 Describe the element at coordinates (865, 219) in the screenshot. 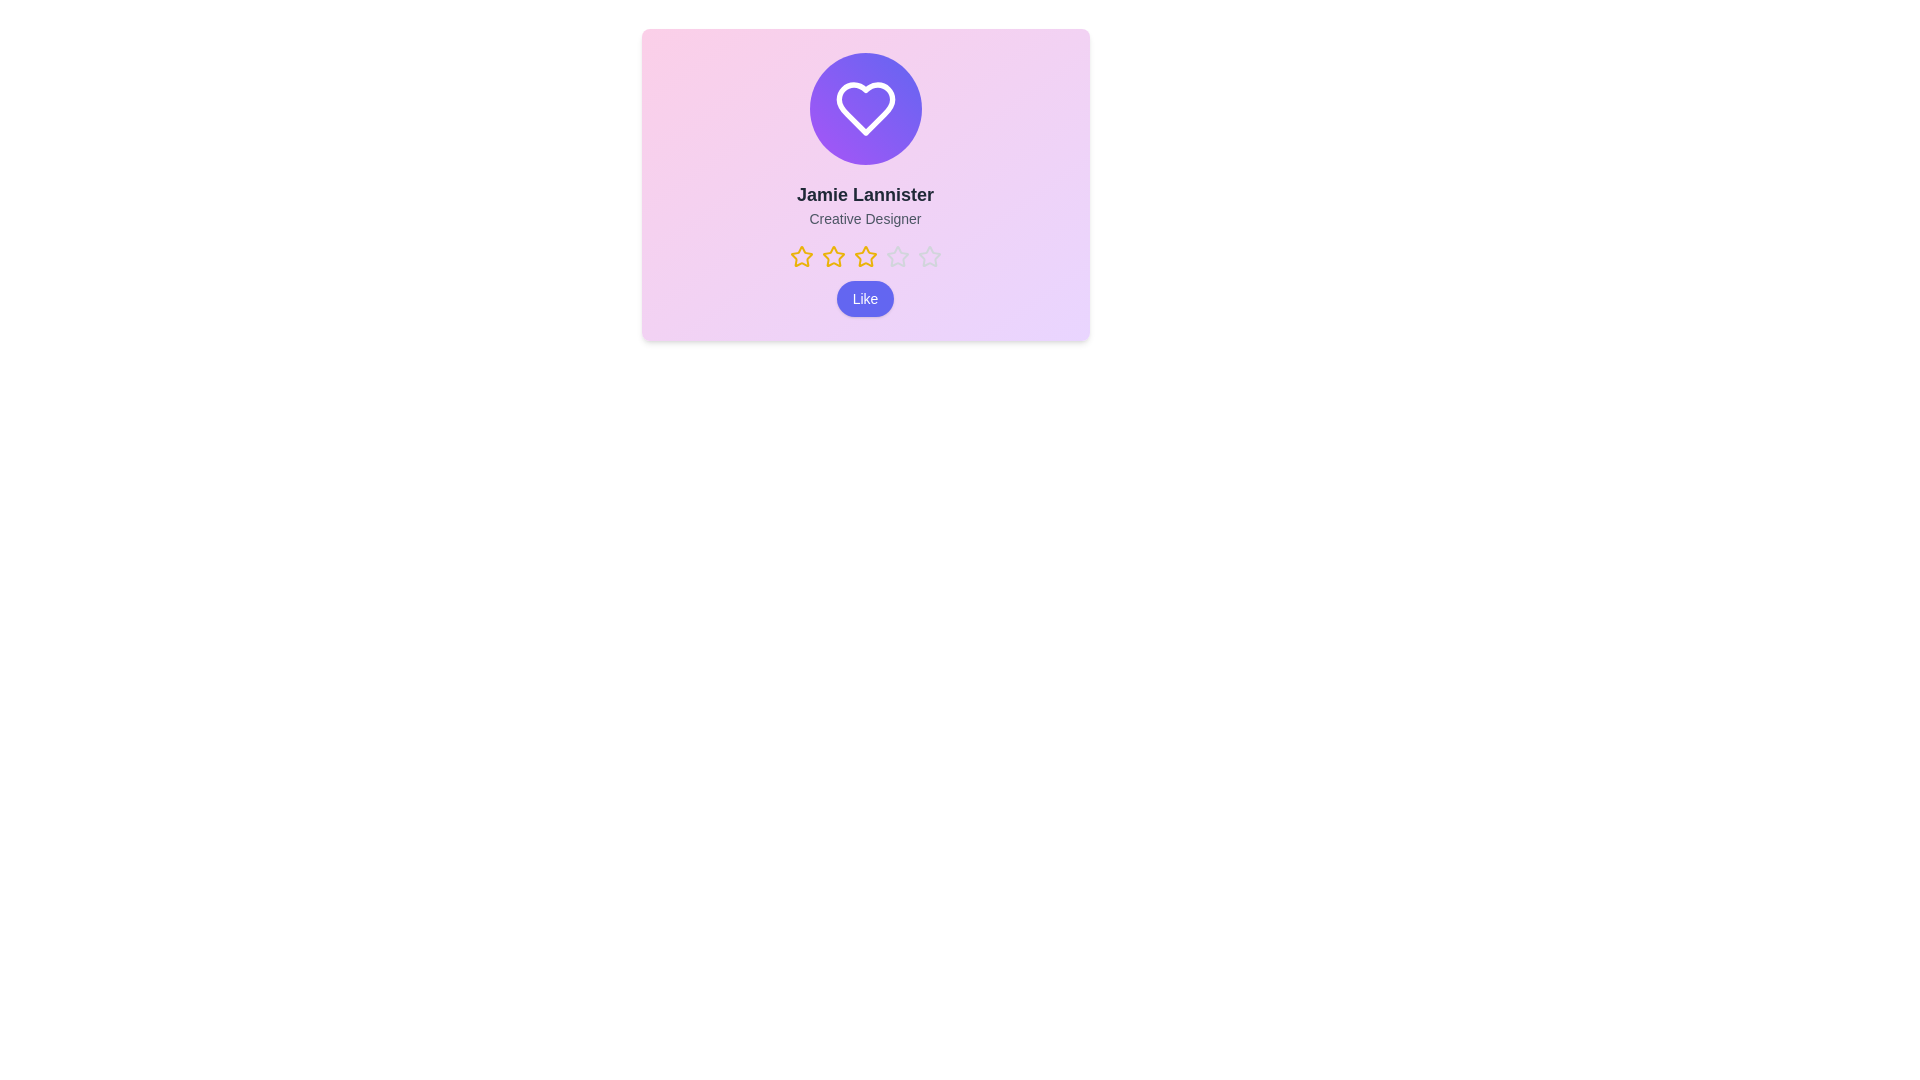

I see `the text label displaying 'Creative Designer' for accessibility purposes` at that location.